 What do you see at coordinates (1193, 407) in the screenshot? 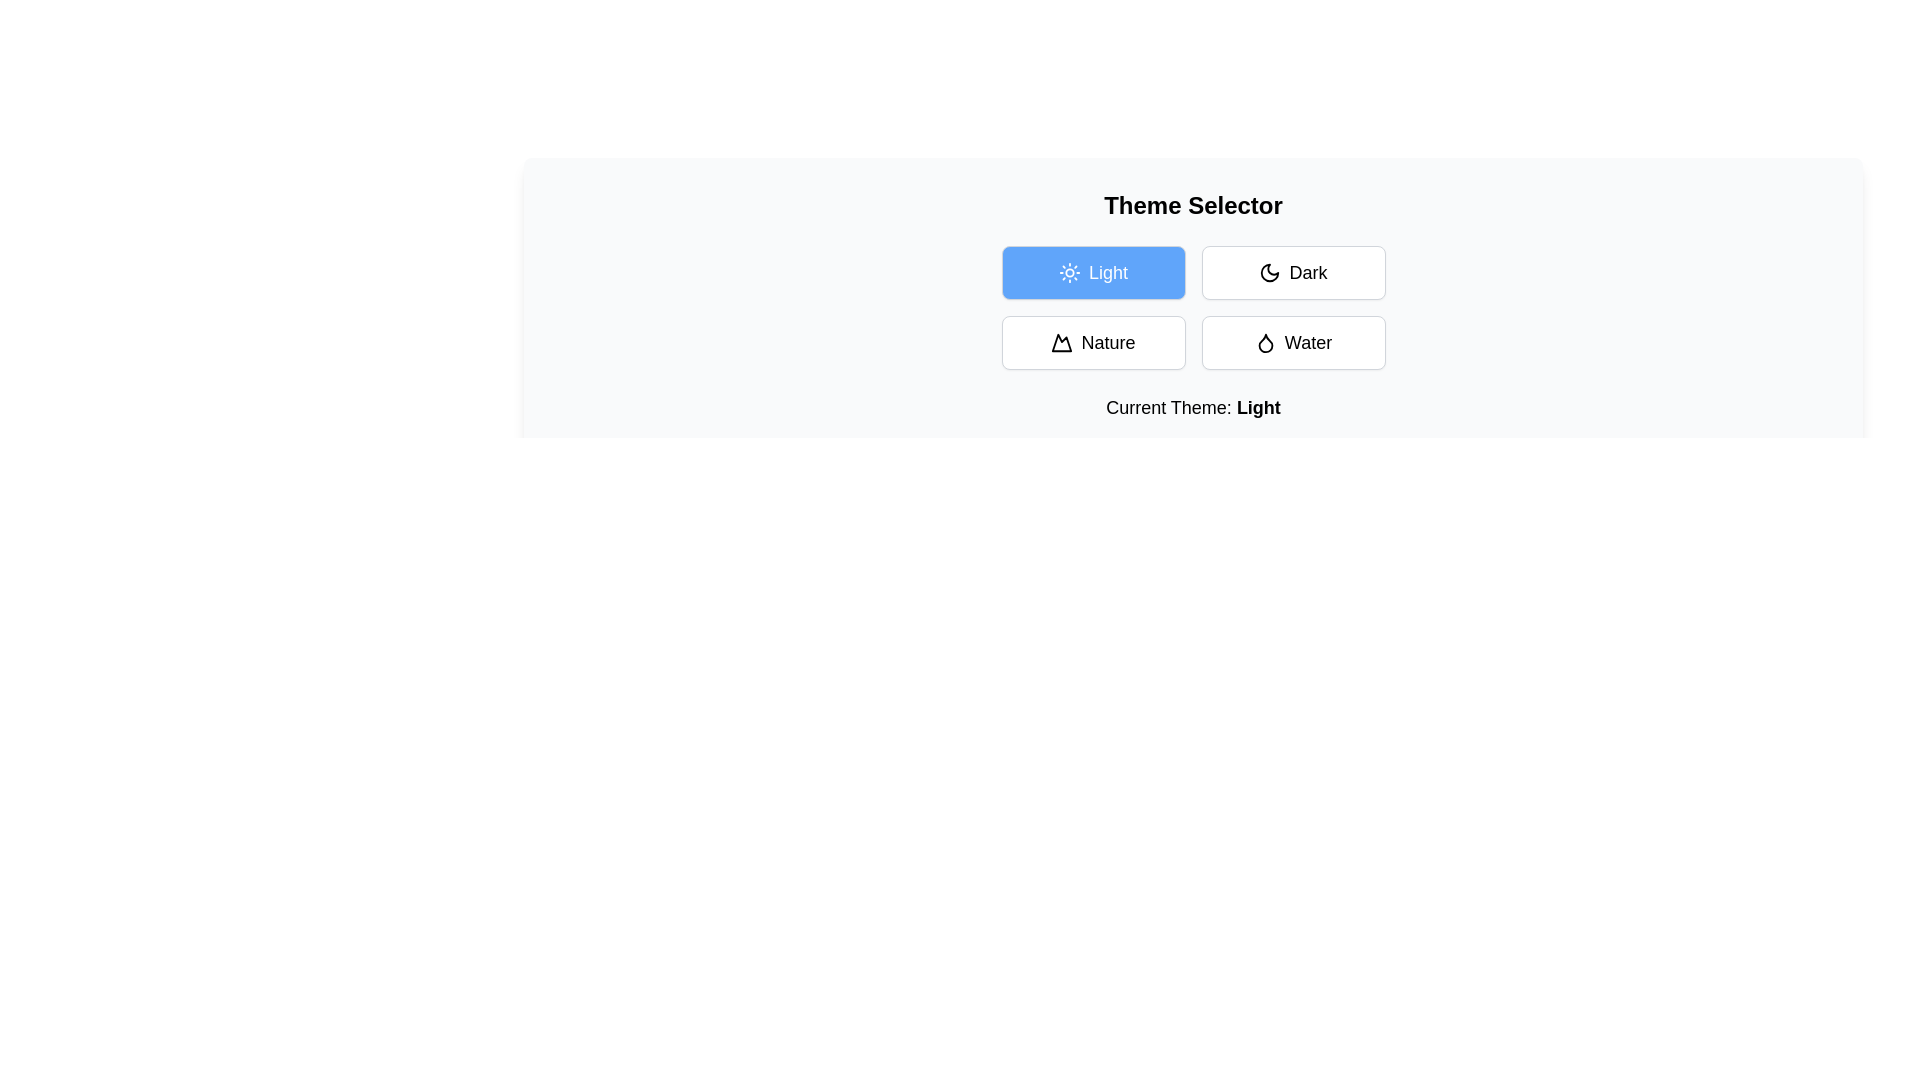
I see `the text label displaying 'Current Theme: Light' which is centrally aligned below the theme selector buttons` at bounding box center [1193, 407].